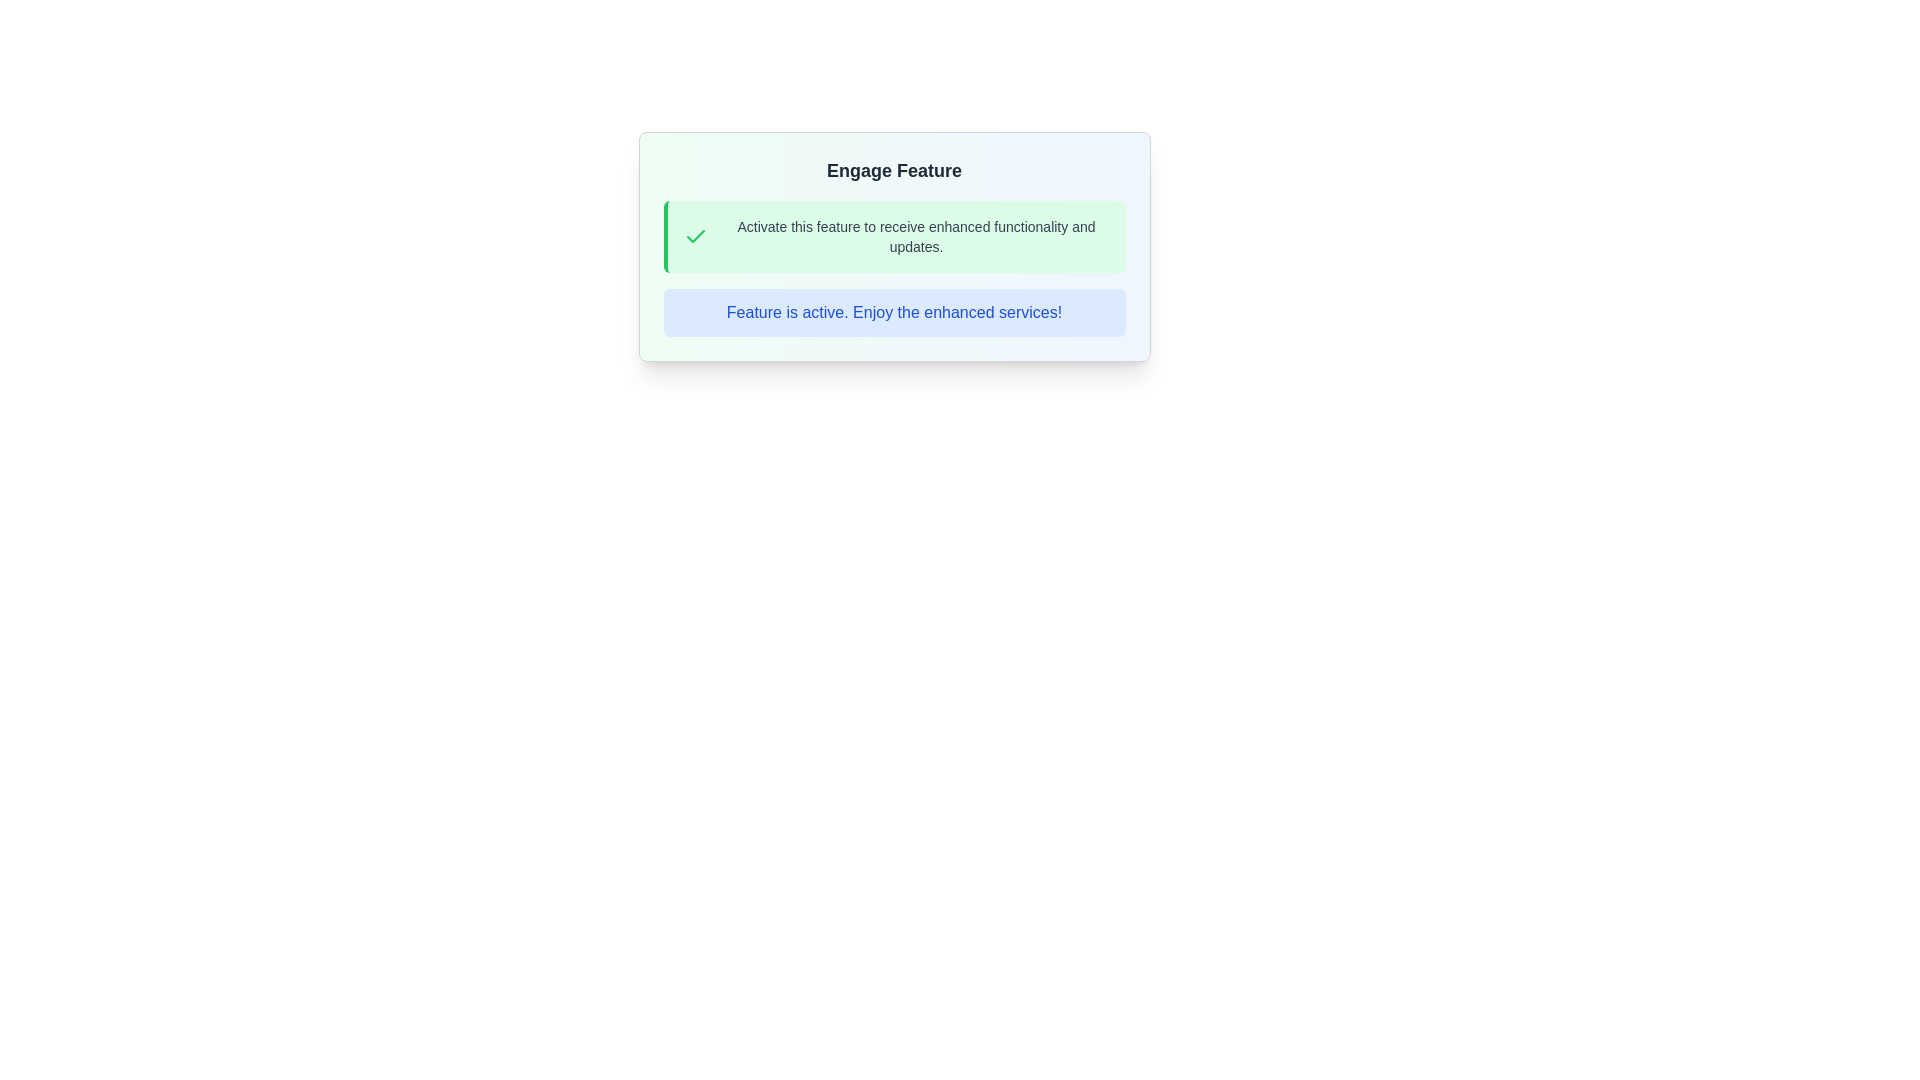 This screenshot has height=1080, width=1920. What do you see at coordinates (893, 169) in the screenshot?
I see `the static text element that serves as a title or header at the top-center of the card layout` at bounding box center [893, 169].